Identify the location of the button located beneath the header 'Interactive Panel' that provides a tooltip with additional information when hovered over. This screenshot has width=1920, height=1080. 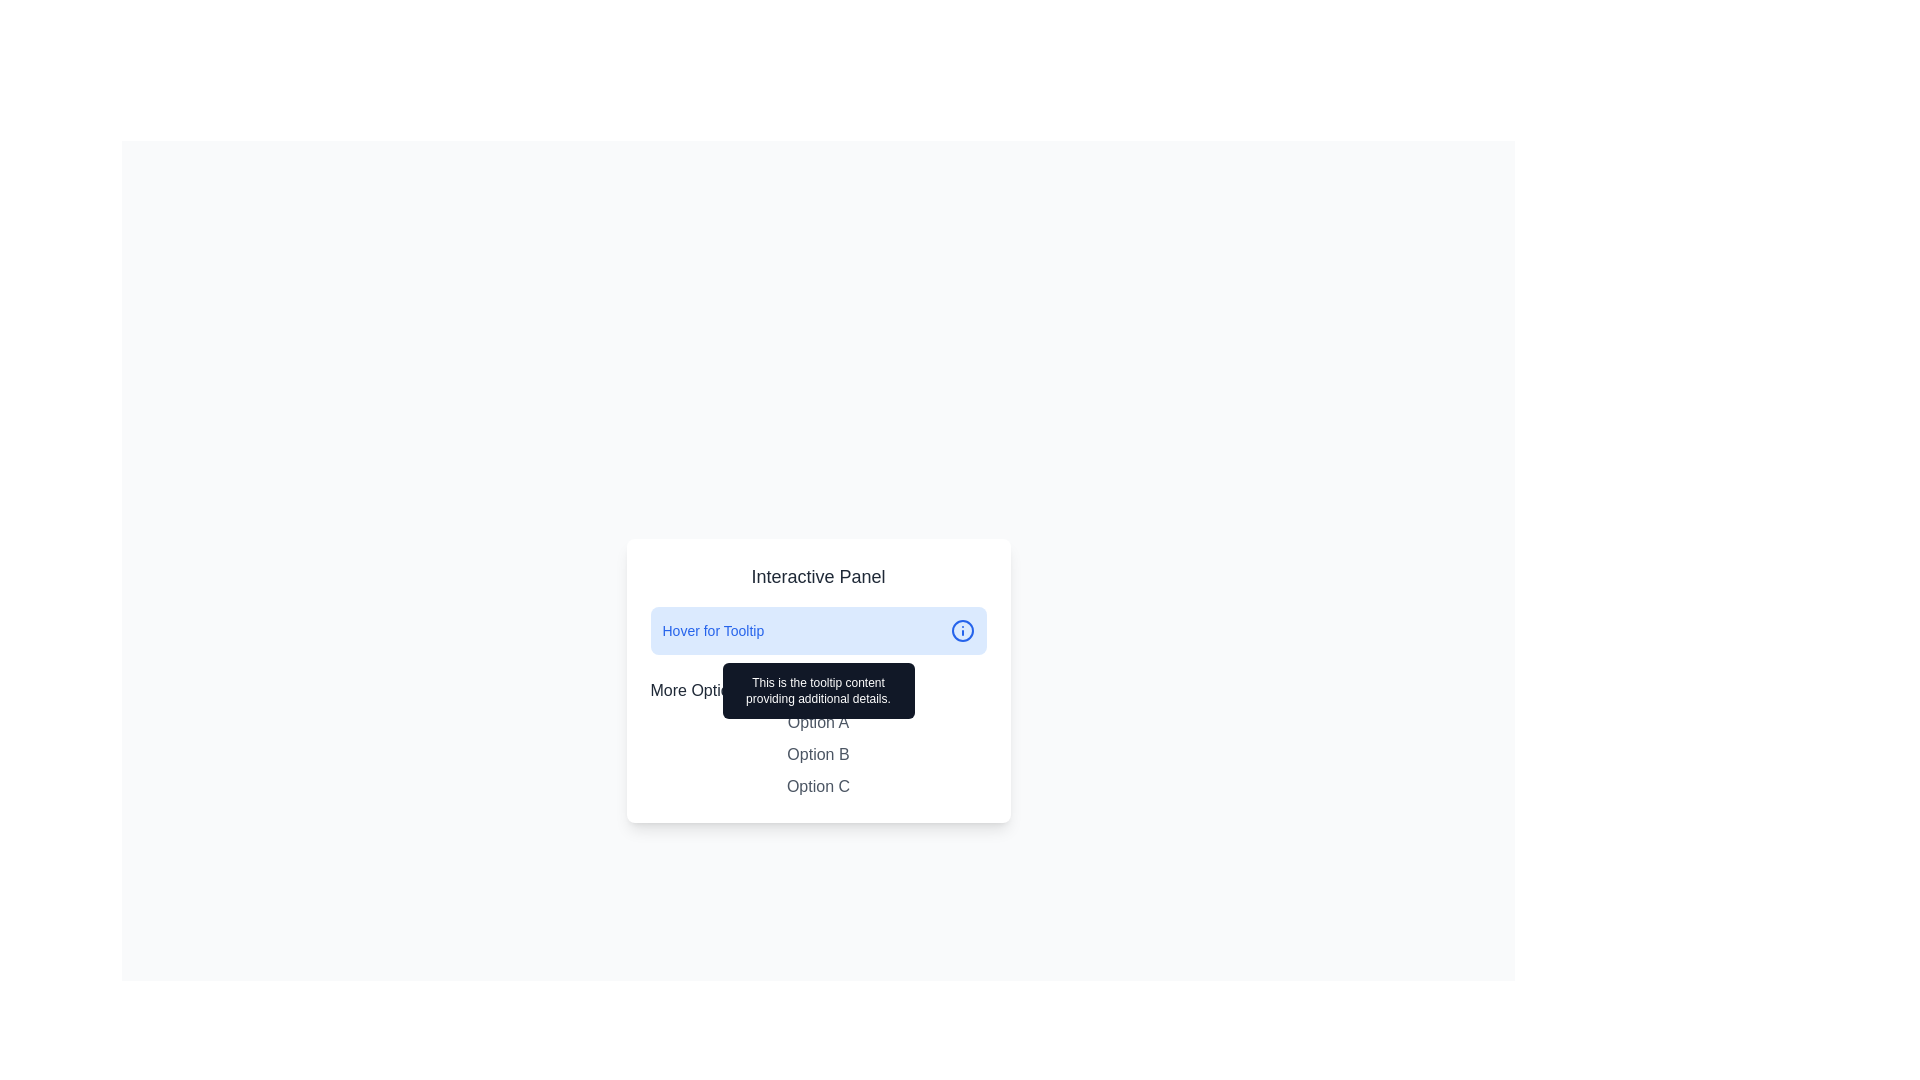
(818, 631).